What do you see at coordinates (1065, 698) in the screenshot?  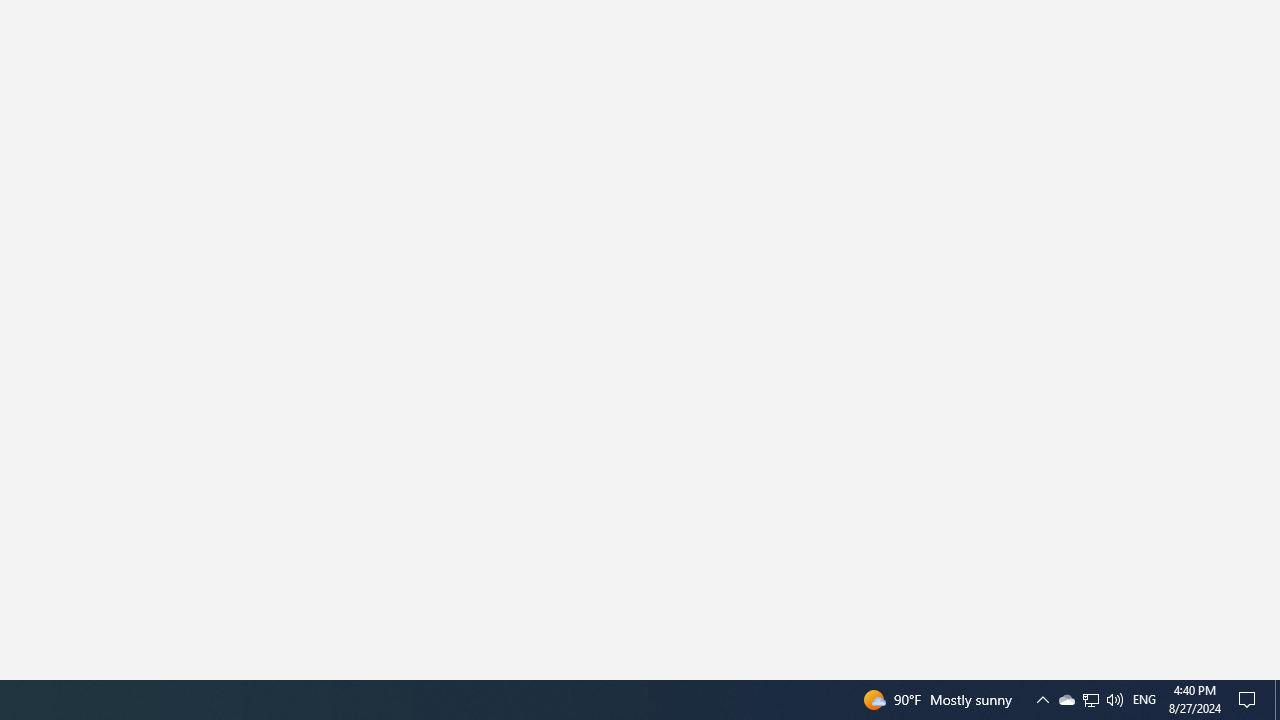 I see `'User Promoted Notification Area'` at bounding box center [1065, 698].